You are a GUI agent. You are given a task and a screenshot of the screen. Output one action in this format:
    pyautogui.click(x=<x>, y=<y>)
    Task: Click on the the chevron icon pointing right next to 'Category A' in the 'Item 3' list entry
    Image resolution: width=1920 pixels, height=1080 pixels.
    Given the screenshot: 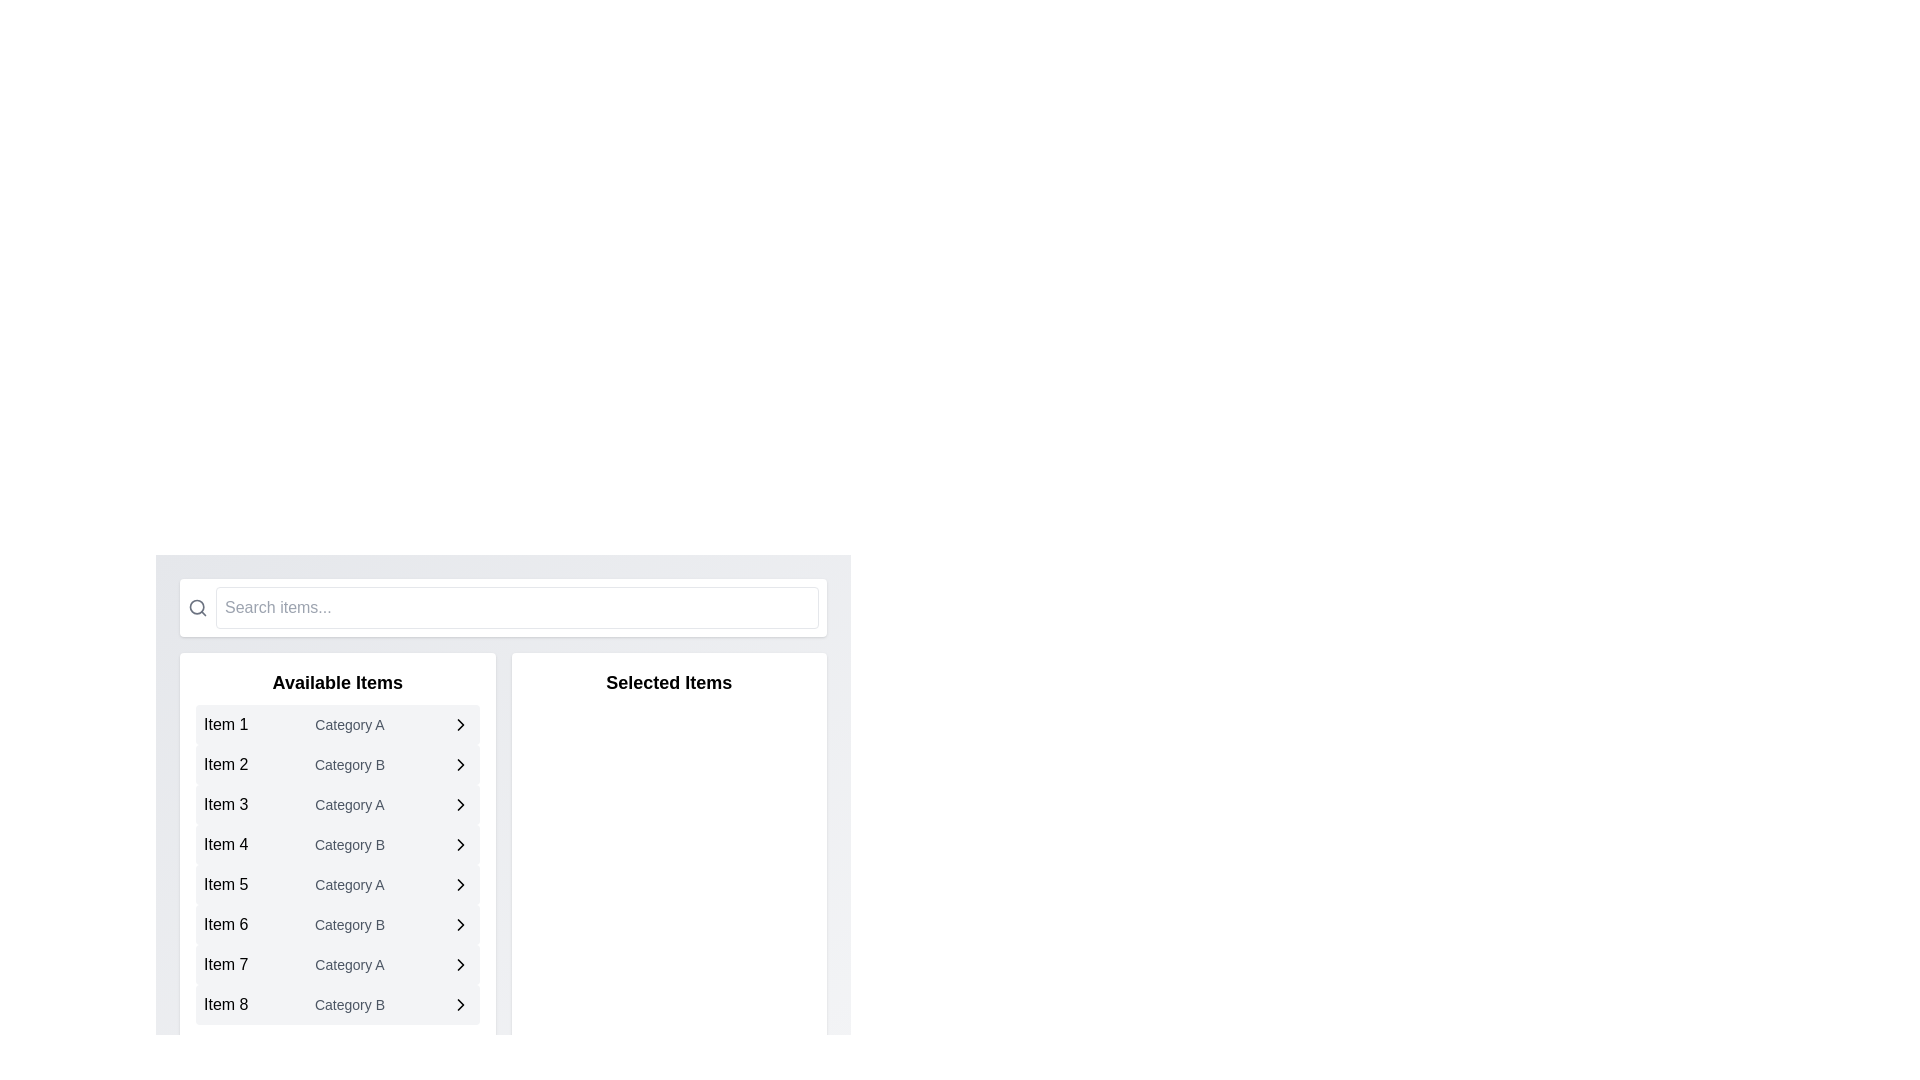 What is the action you would take?
    pyautogui.click(x=460, y=804)
    